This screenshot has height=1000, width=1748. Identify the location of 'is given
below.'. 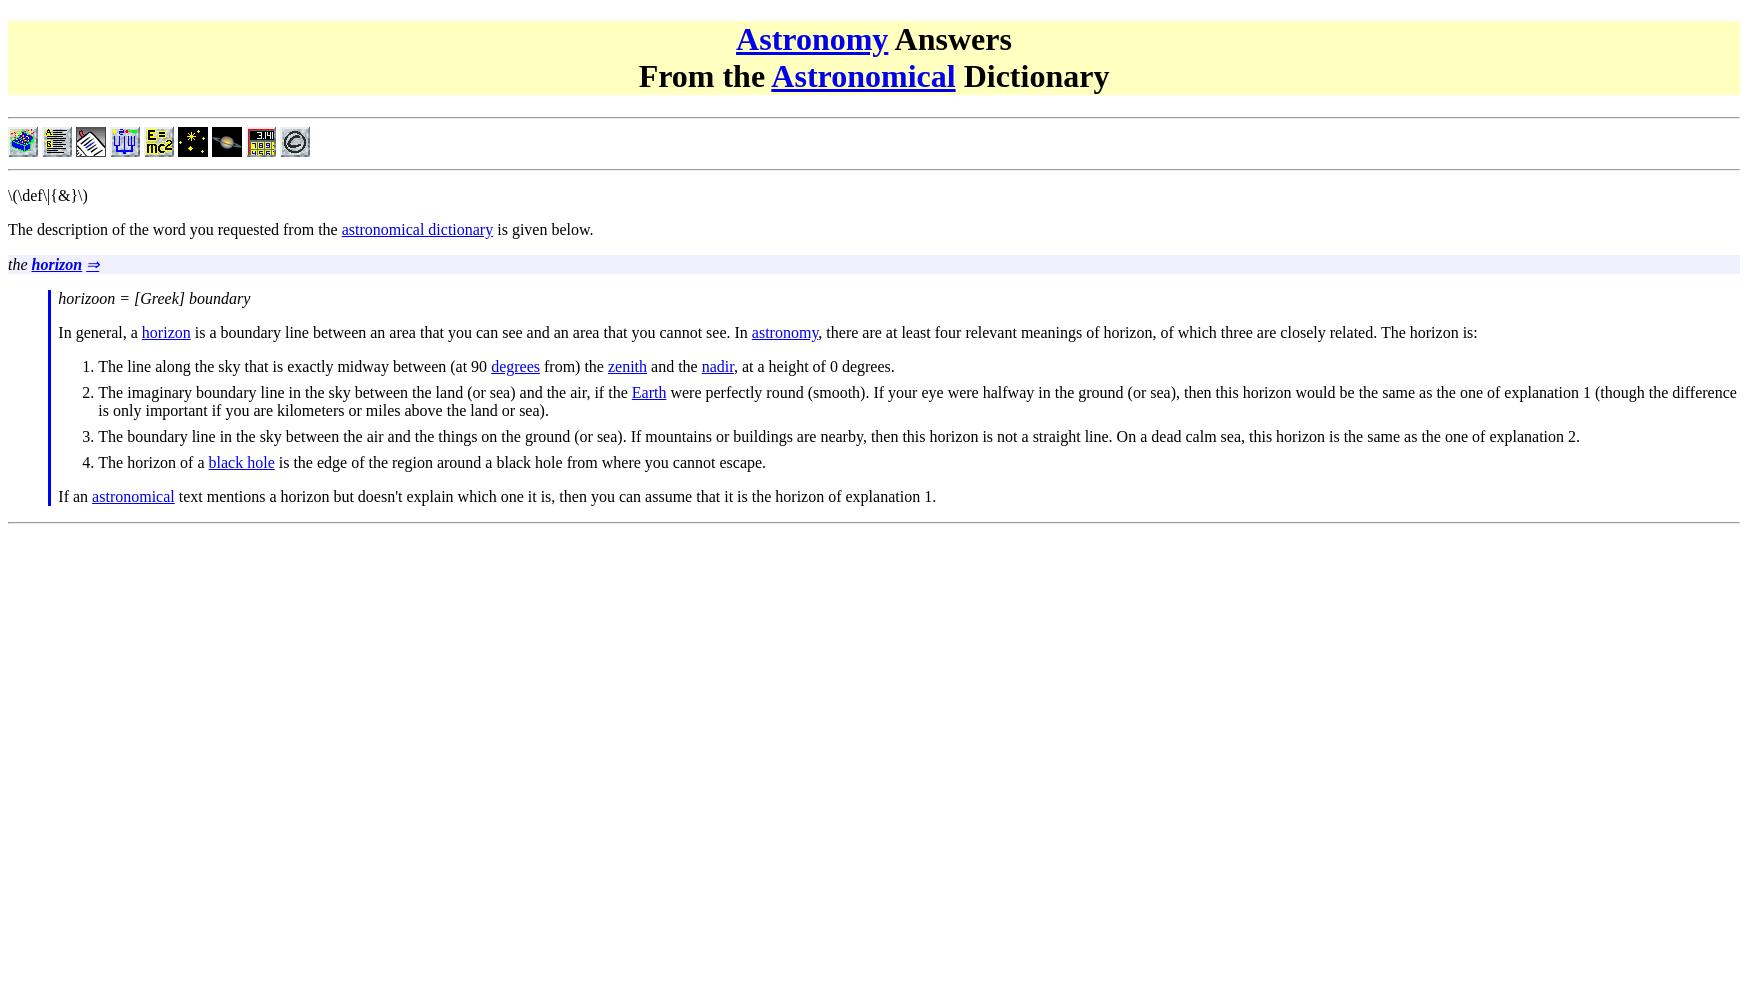
(542, 227).